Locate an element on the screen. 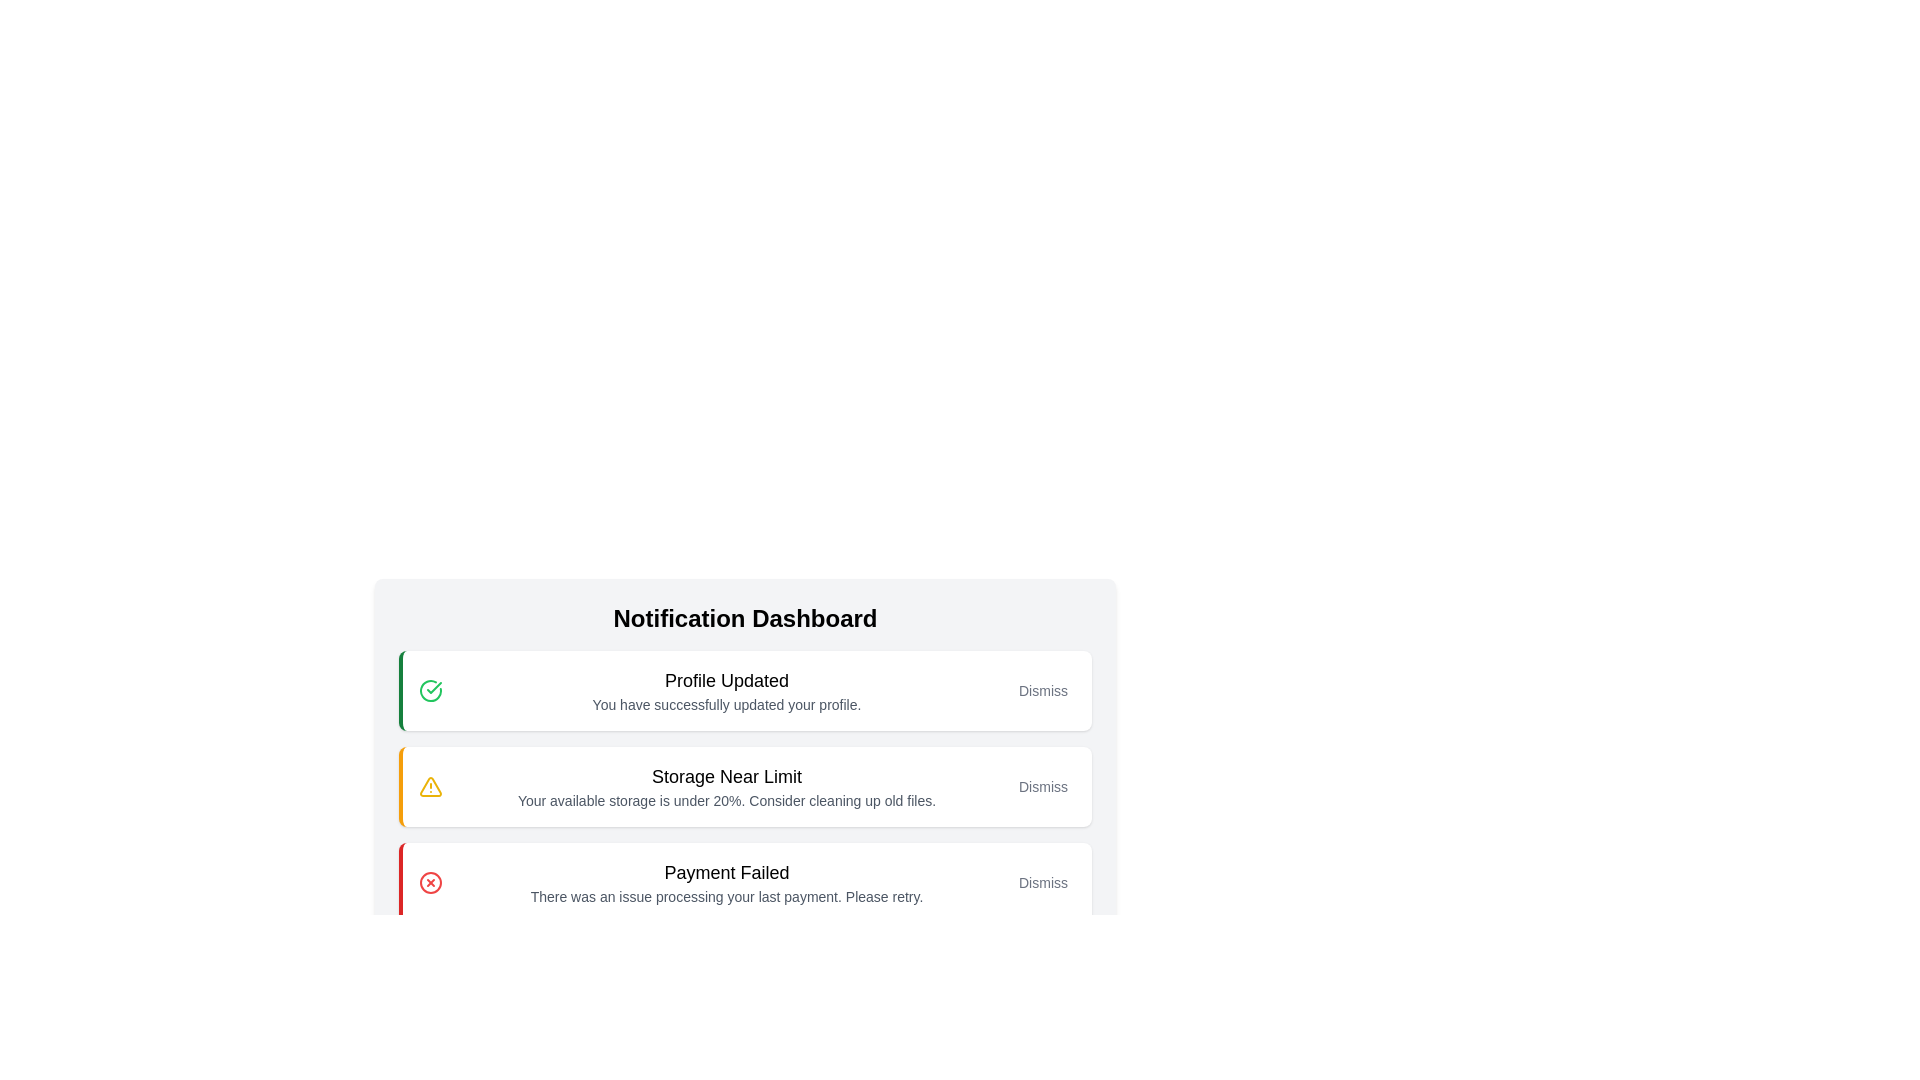 The height and width of the screenshot is (1080, 1920). the Notification component that informs the user about storage nearing its limit, which includes a dismiss button, for emphasis is located at coordinates (744, 810).